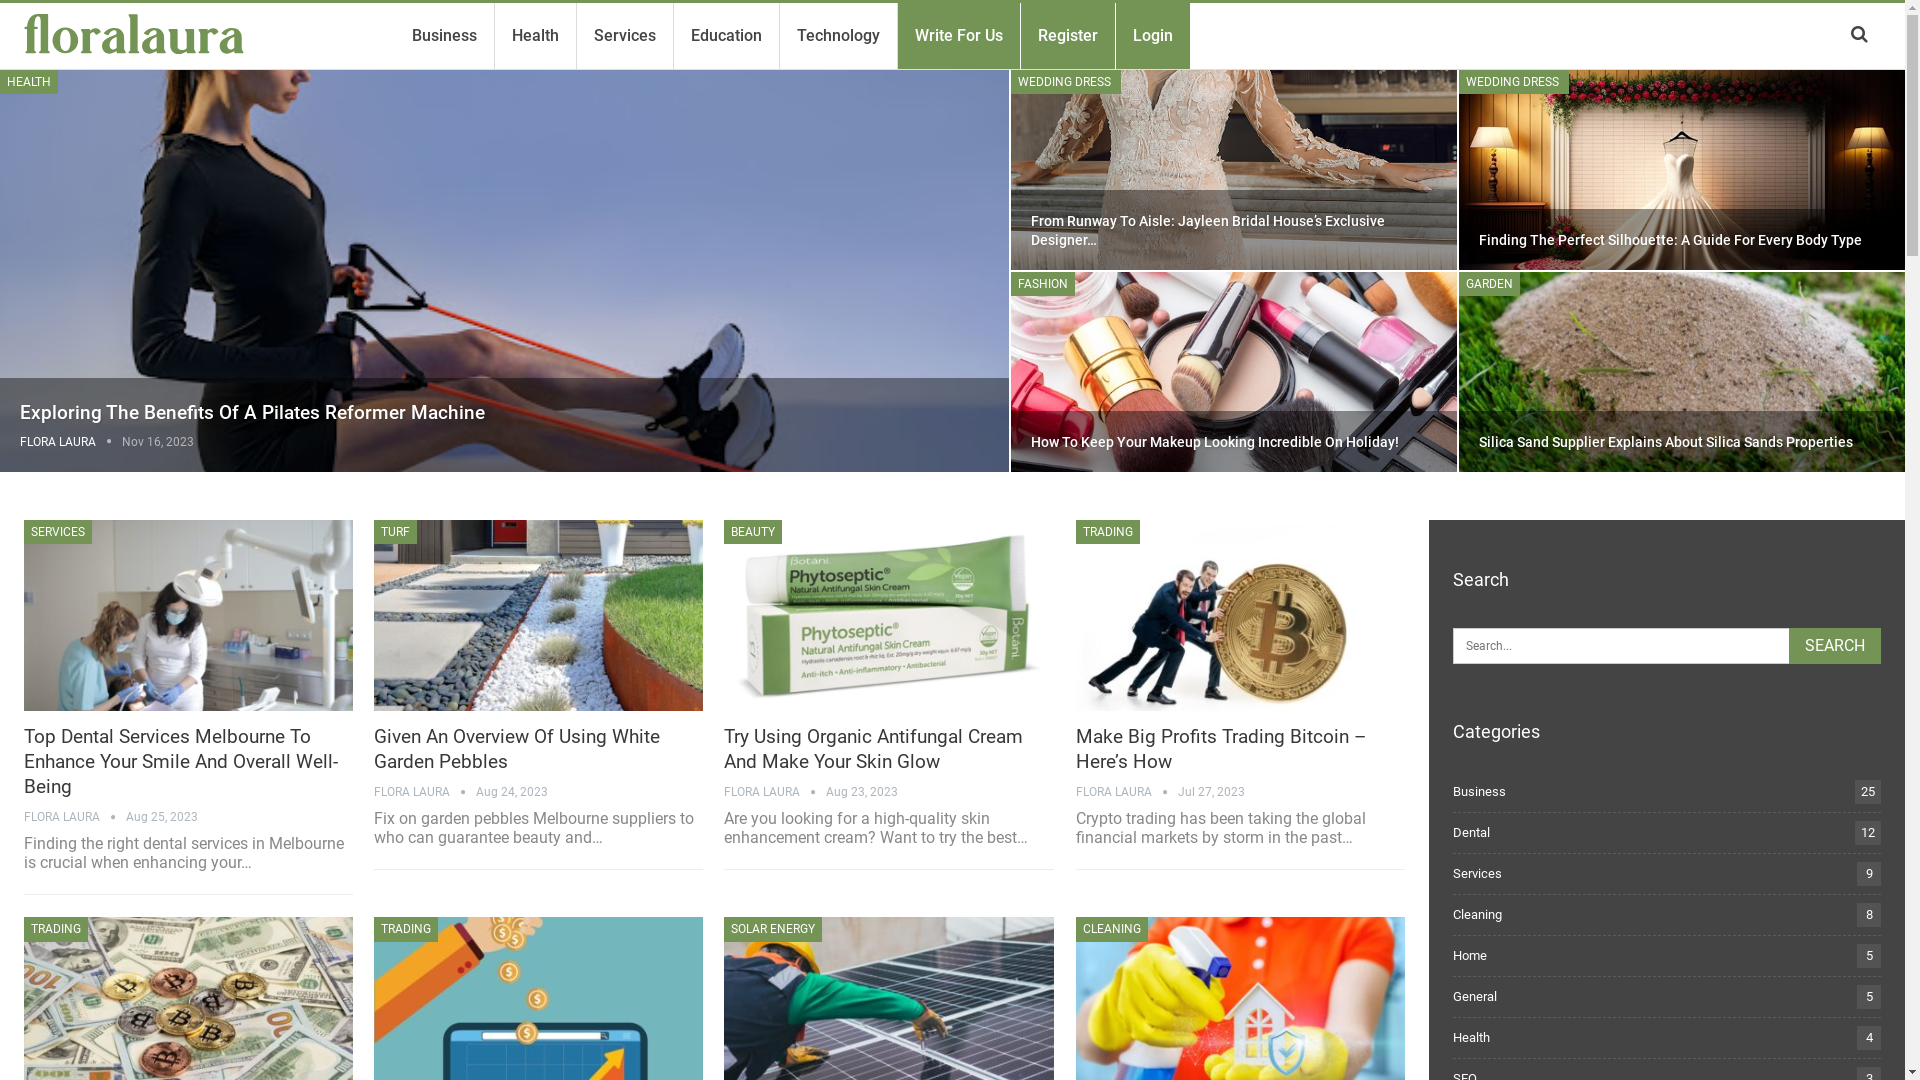 Image resolution: width=1920 pixels, height=1080 pixels. I want to click on 'Search', so click(1789, 645).